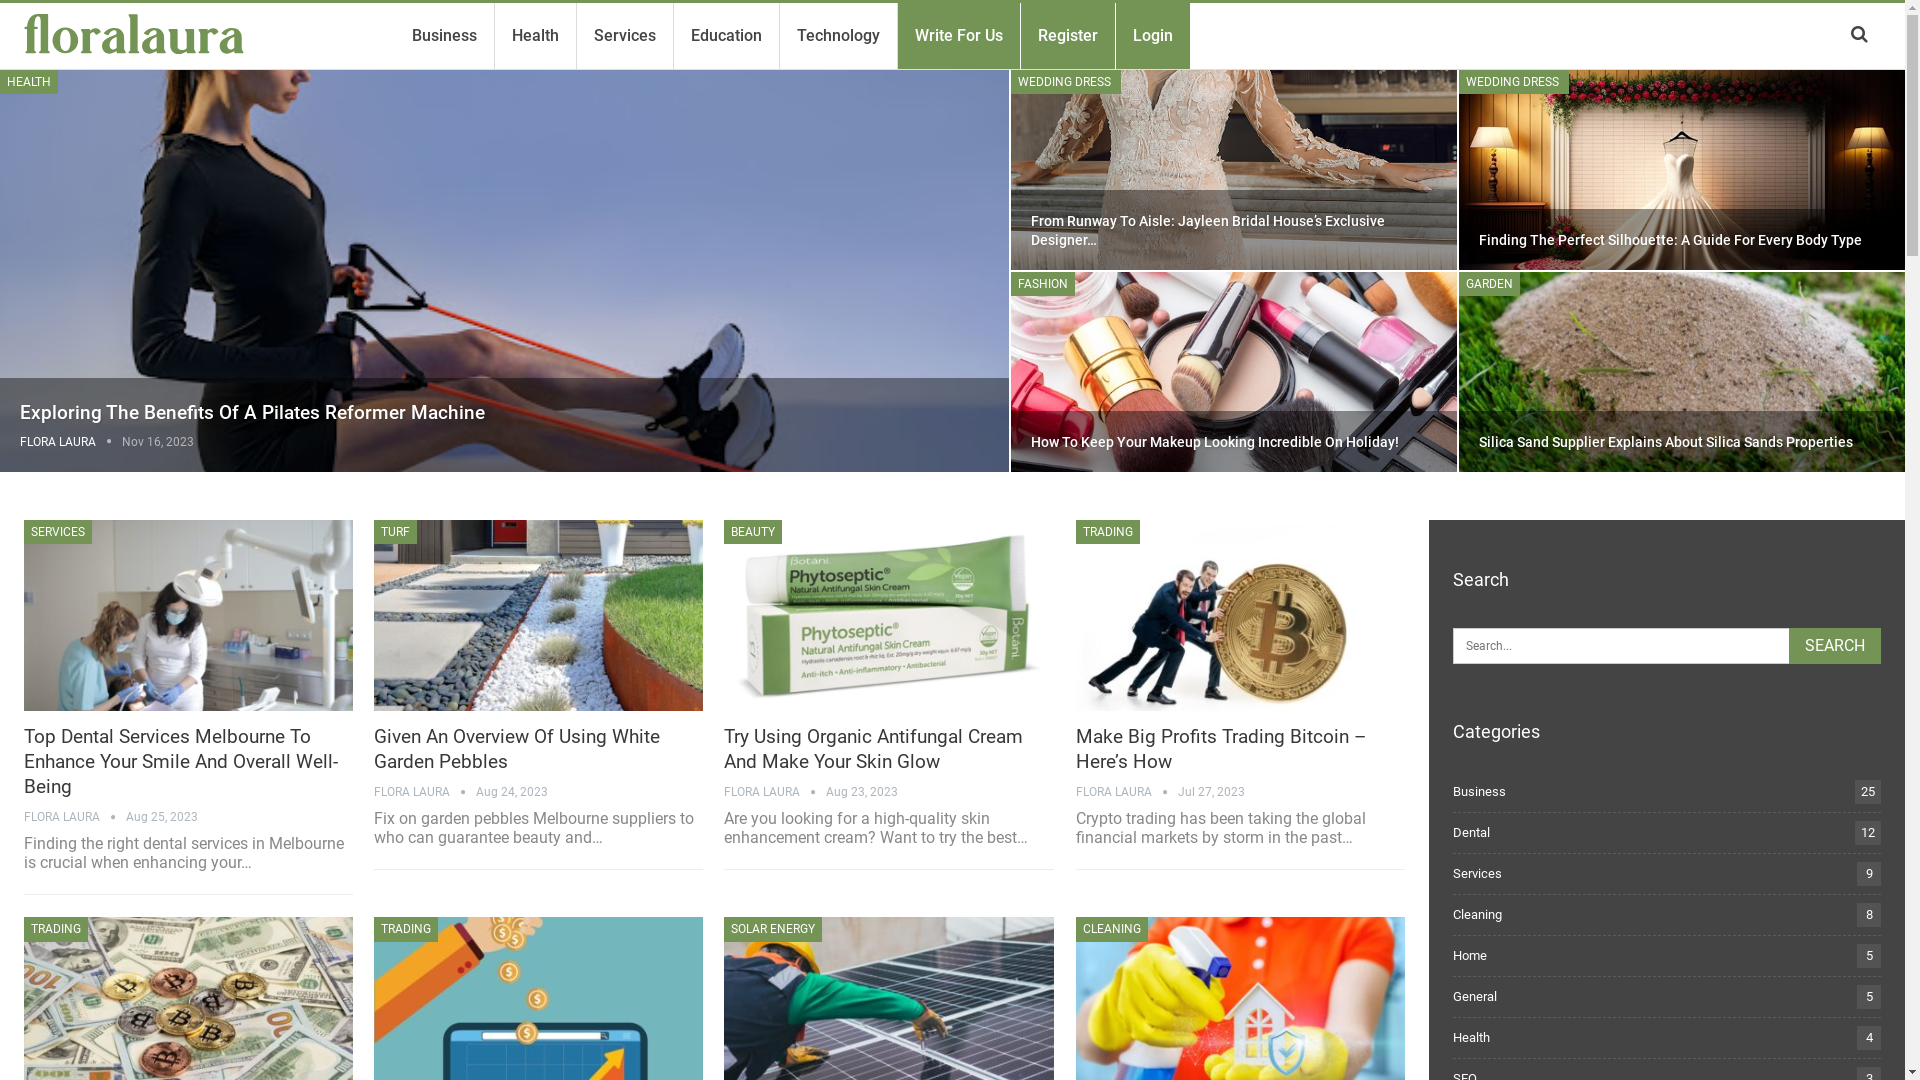 Image resolution: width=1920 pixels, height=1080 pixels. I want to click on 'Search', so click(1789, 645).